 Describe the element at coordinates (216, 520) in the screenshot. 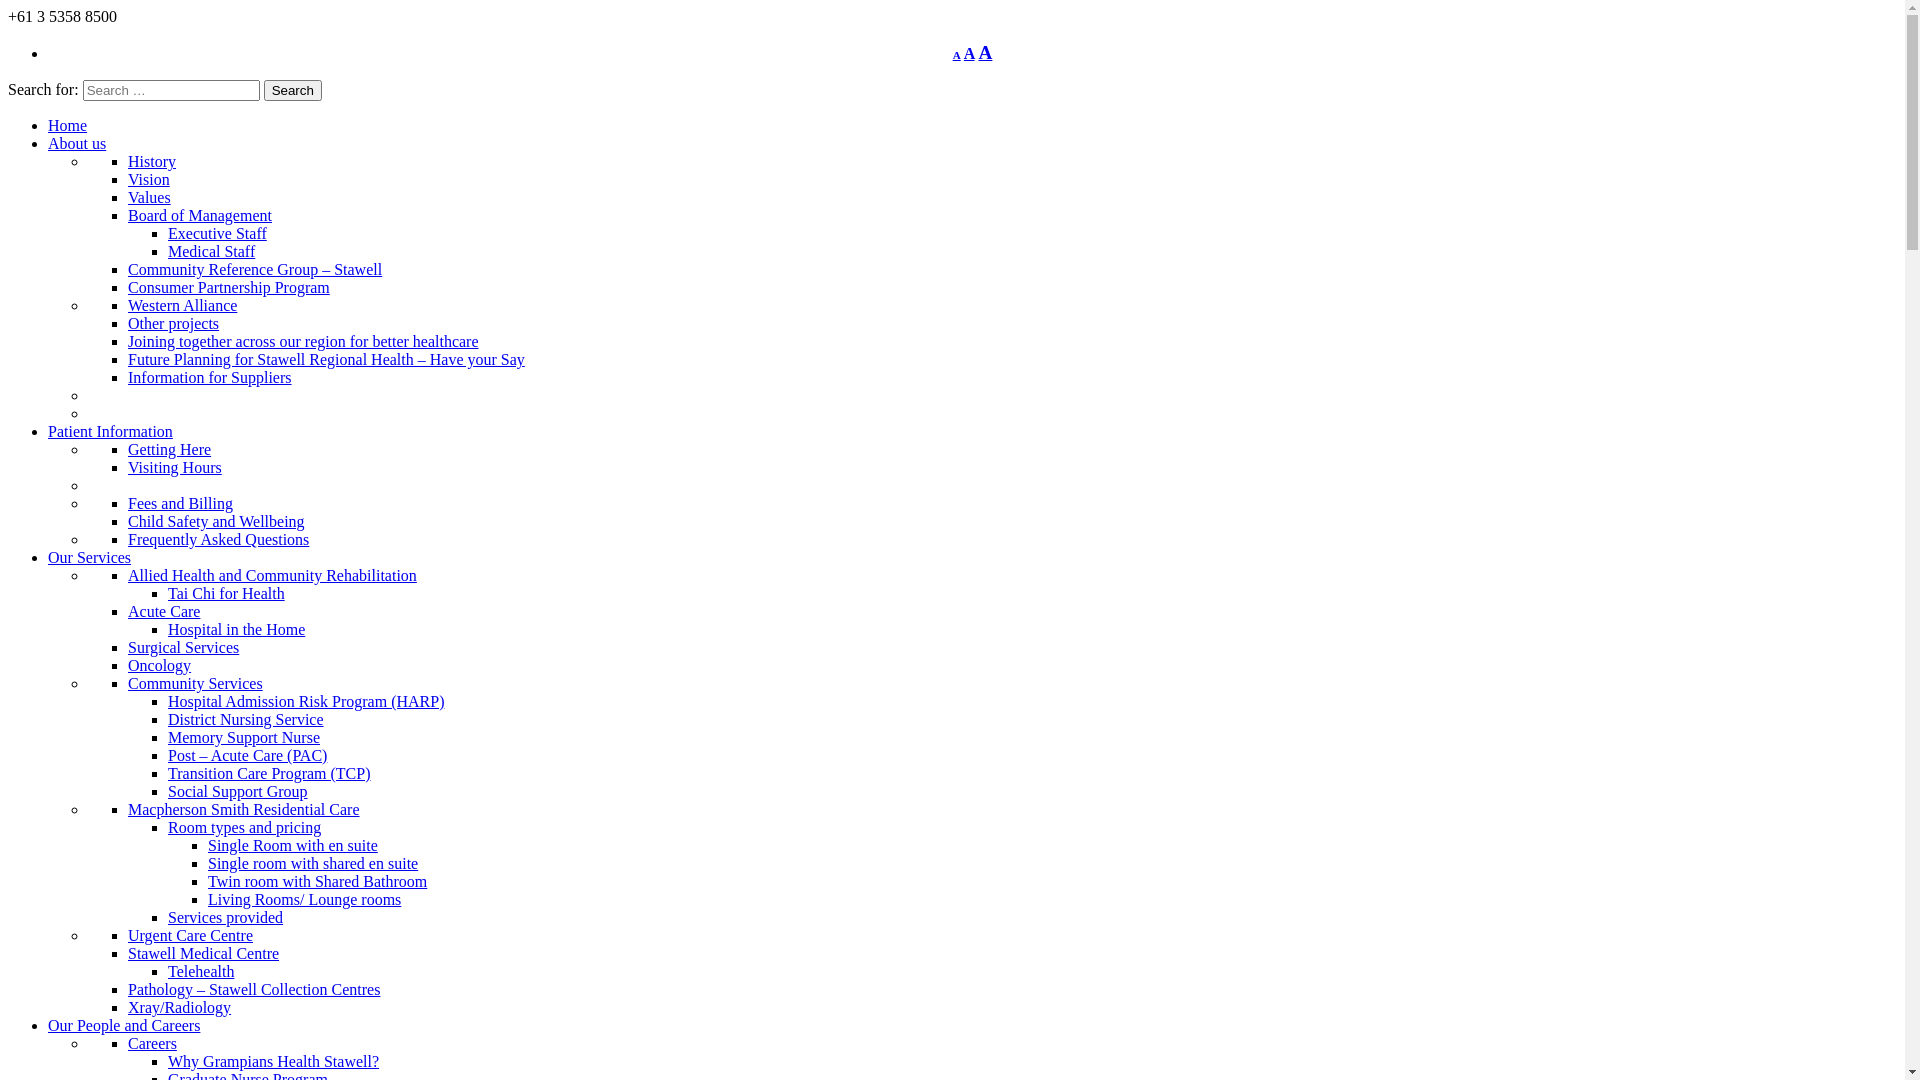

I see `'Child Safety and Wellbeing'` at that location.